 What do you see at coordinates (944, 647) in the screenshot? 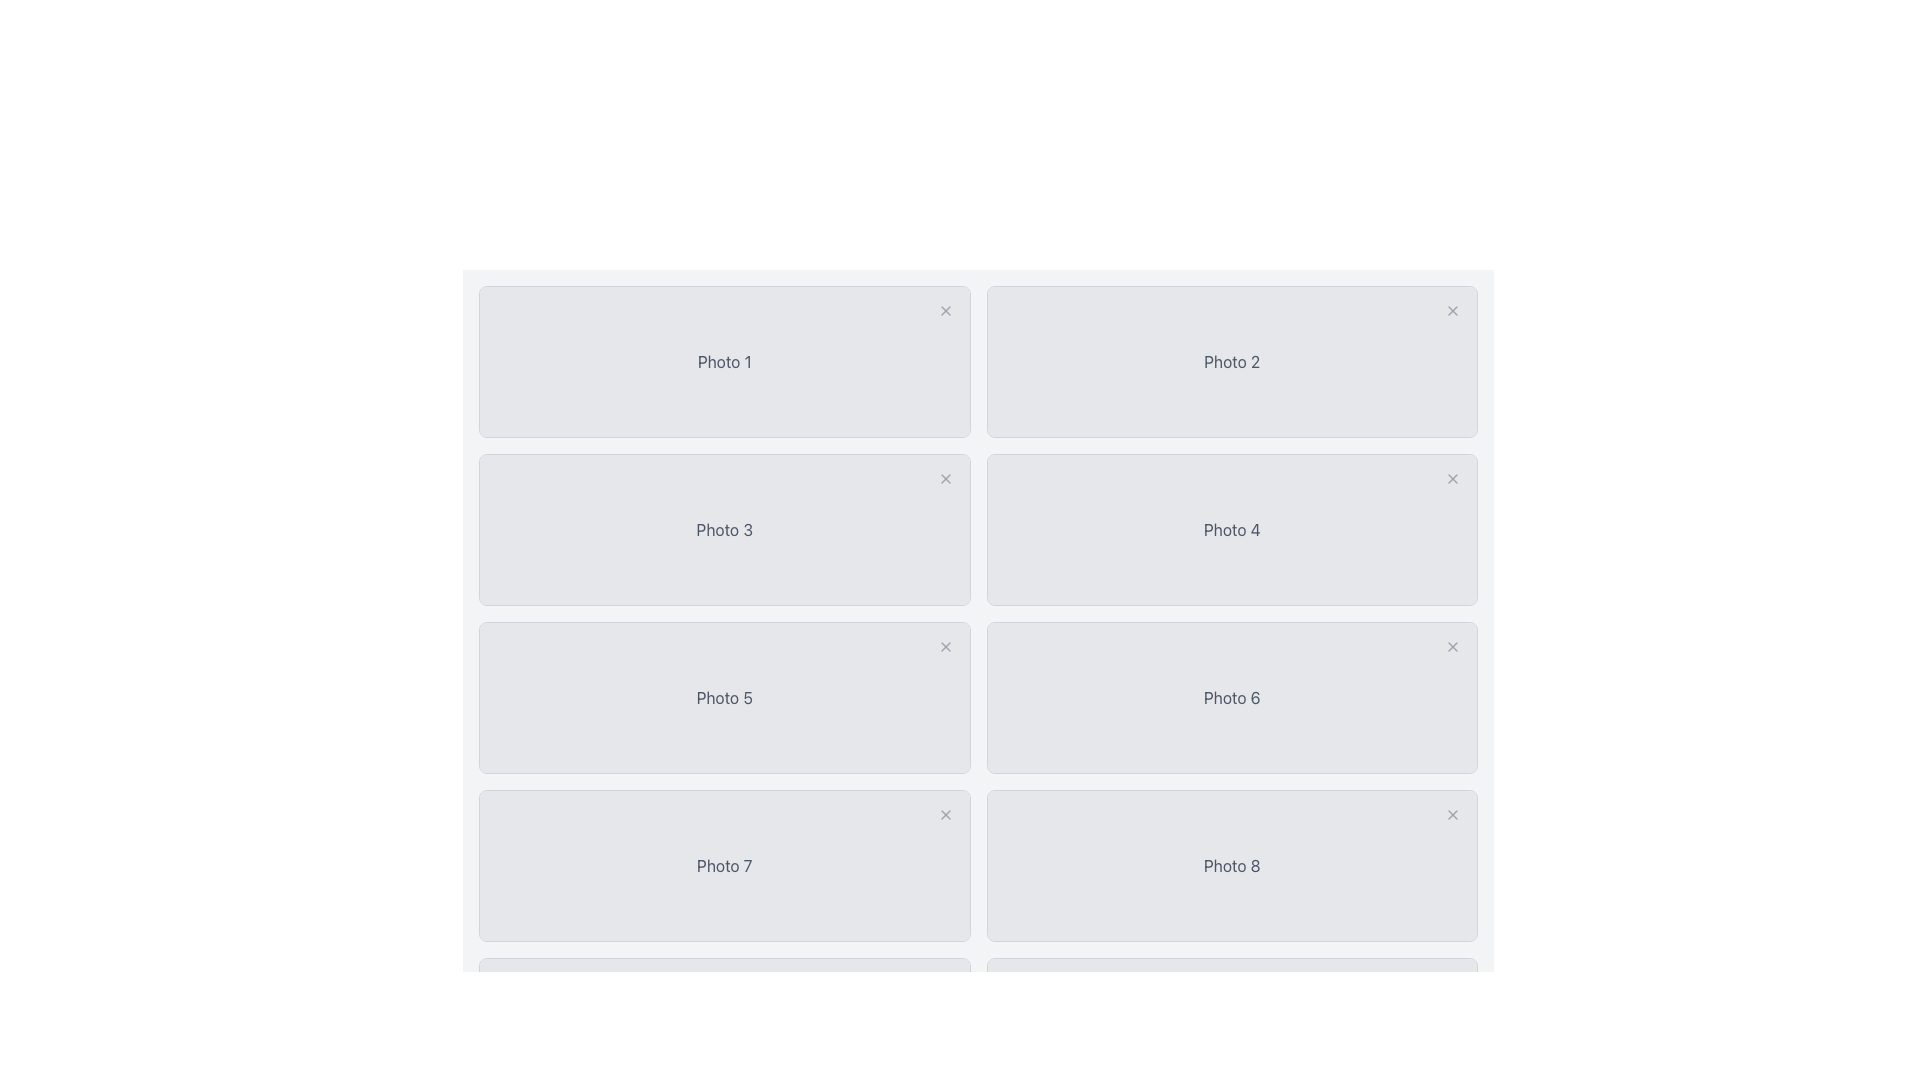
I see `the 'X' shaped button located at the top-right corner of the 'Photo 5' box` at bounding box center [944, 647].